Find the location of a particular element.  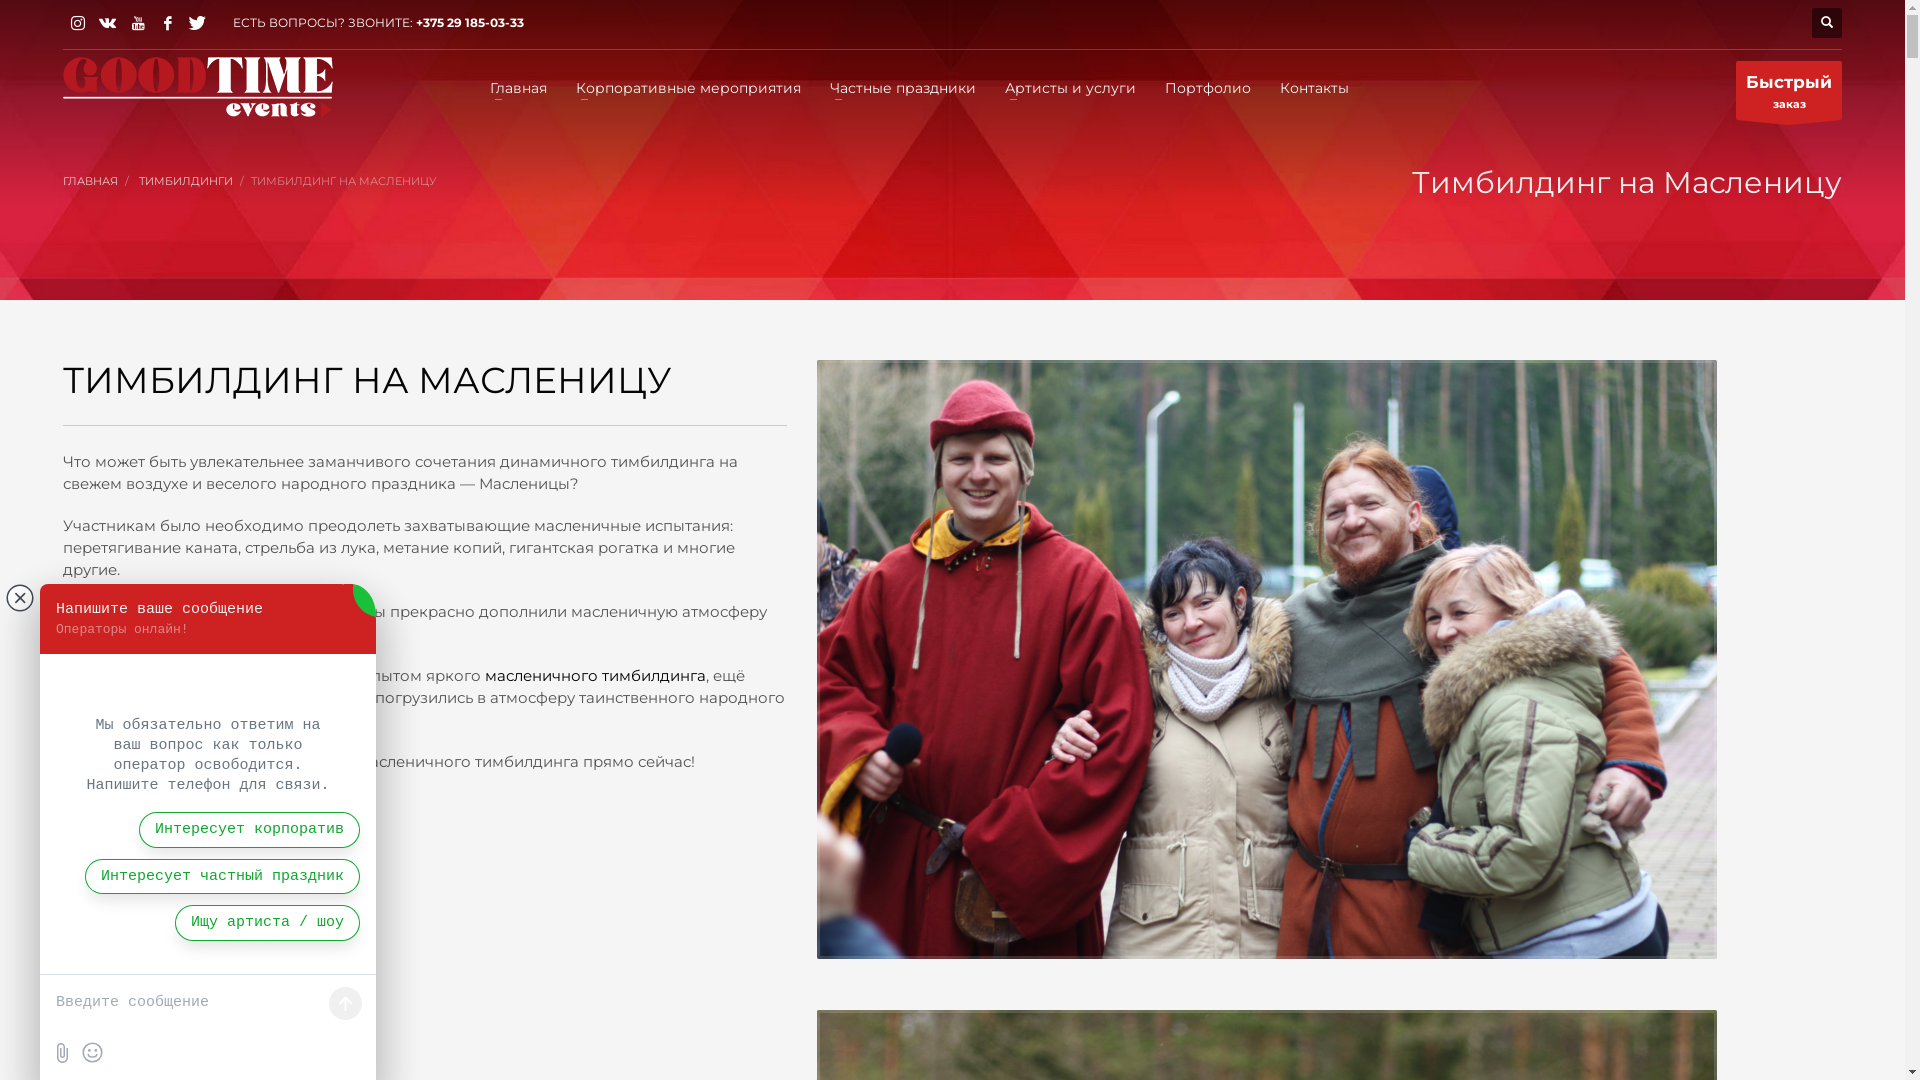

'Facebook' is located at coordinates (168, 23).